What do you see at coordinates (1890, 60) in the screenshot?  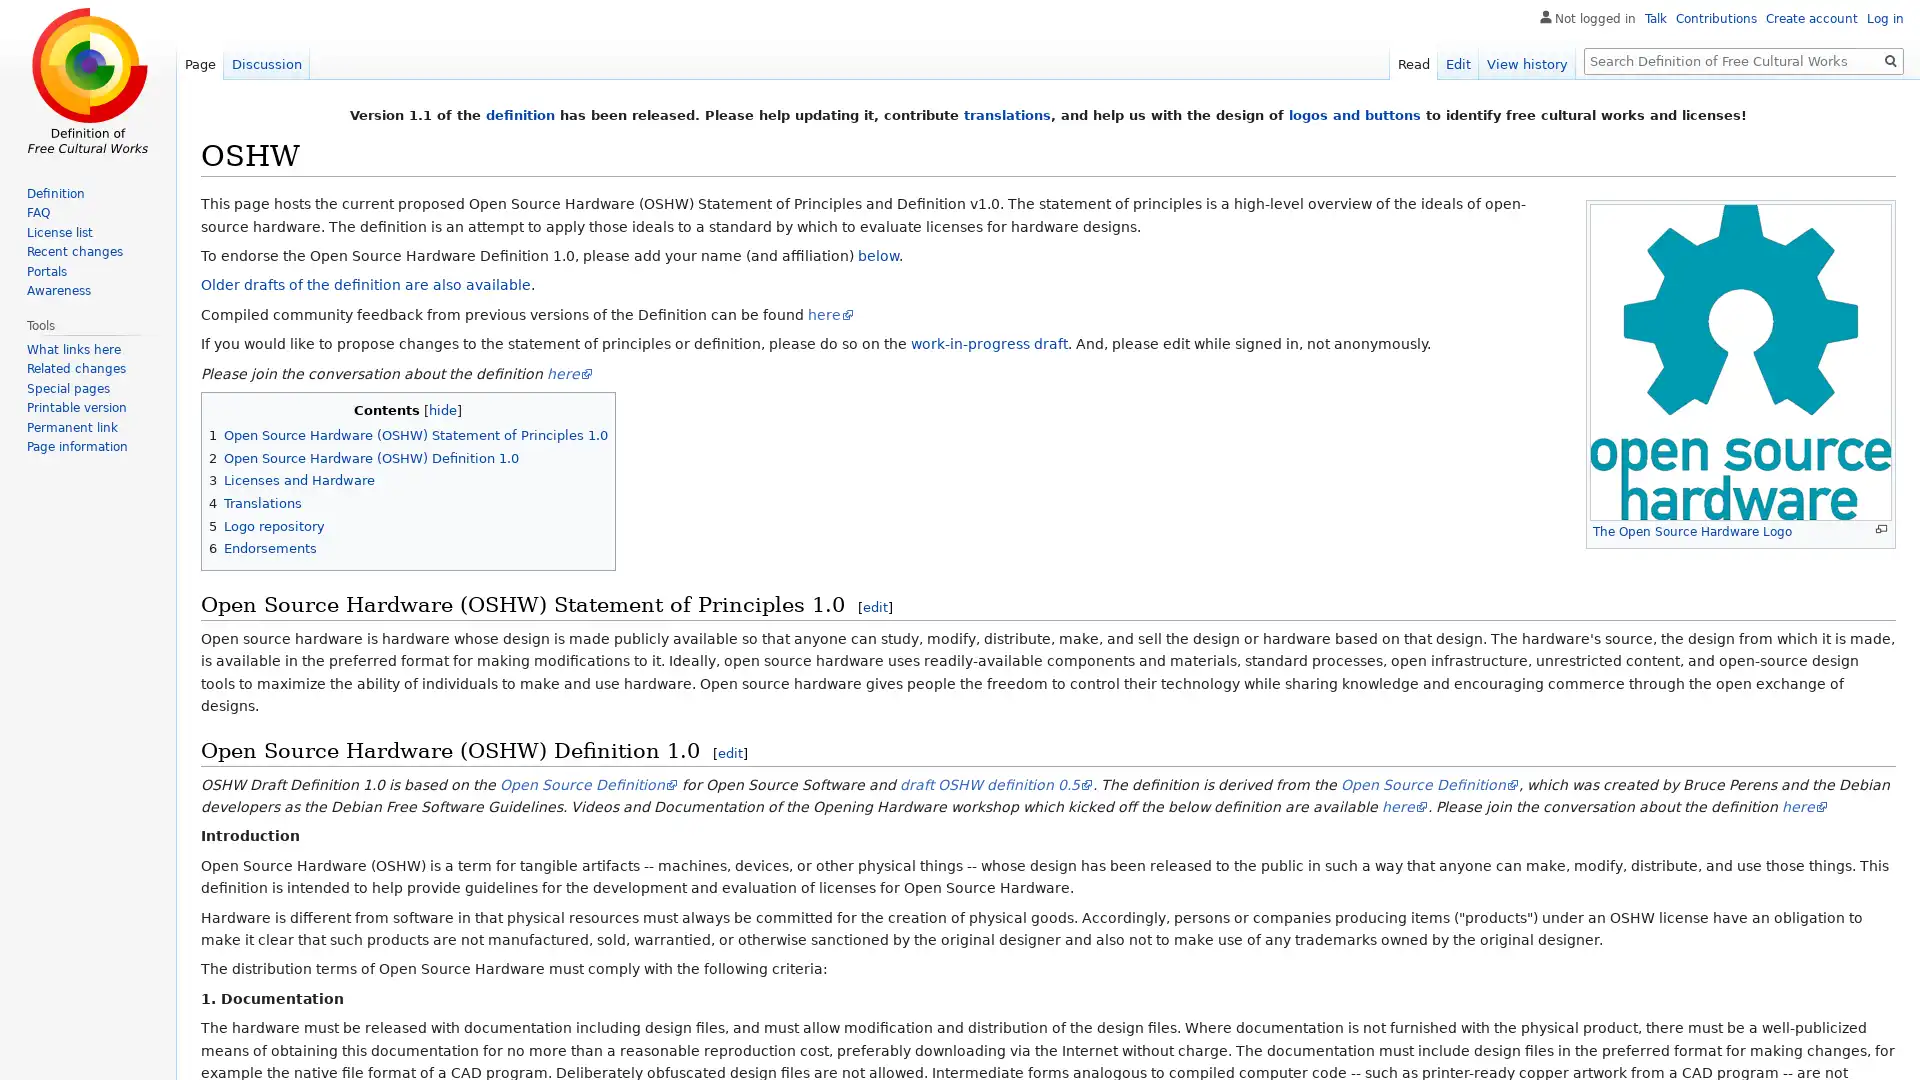 I see `Search` at bounding box center [1890, 60].